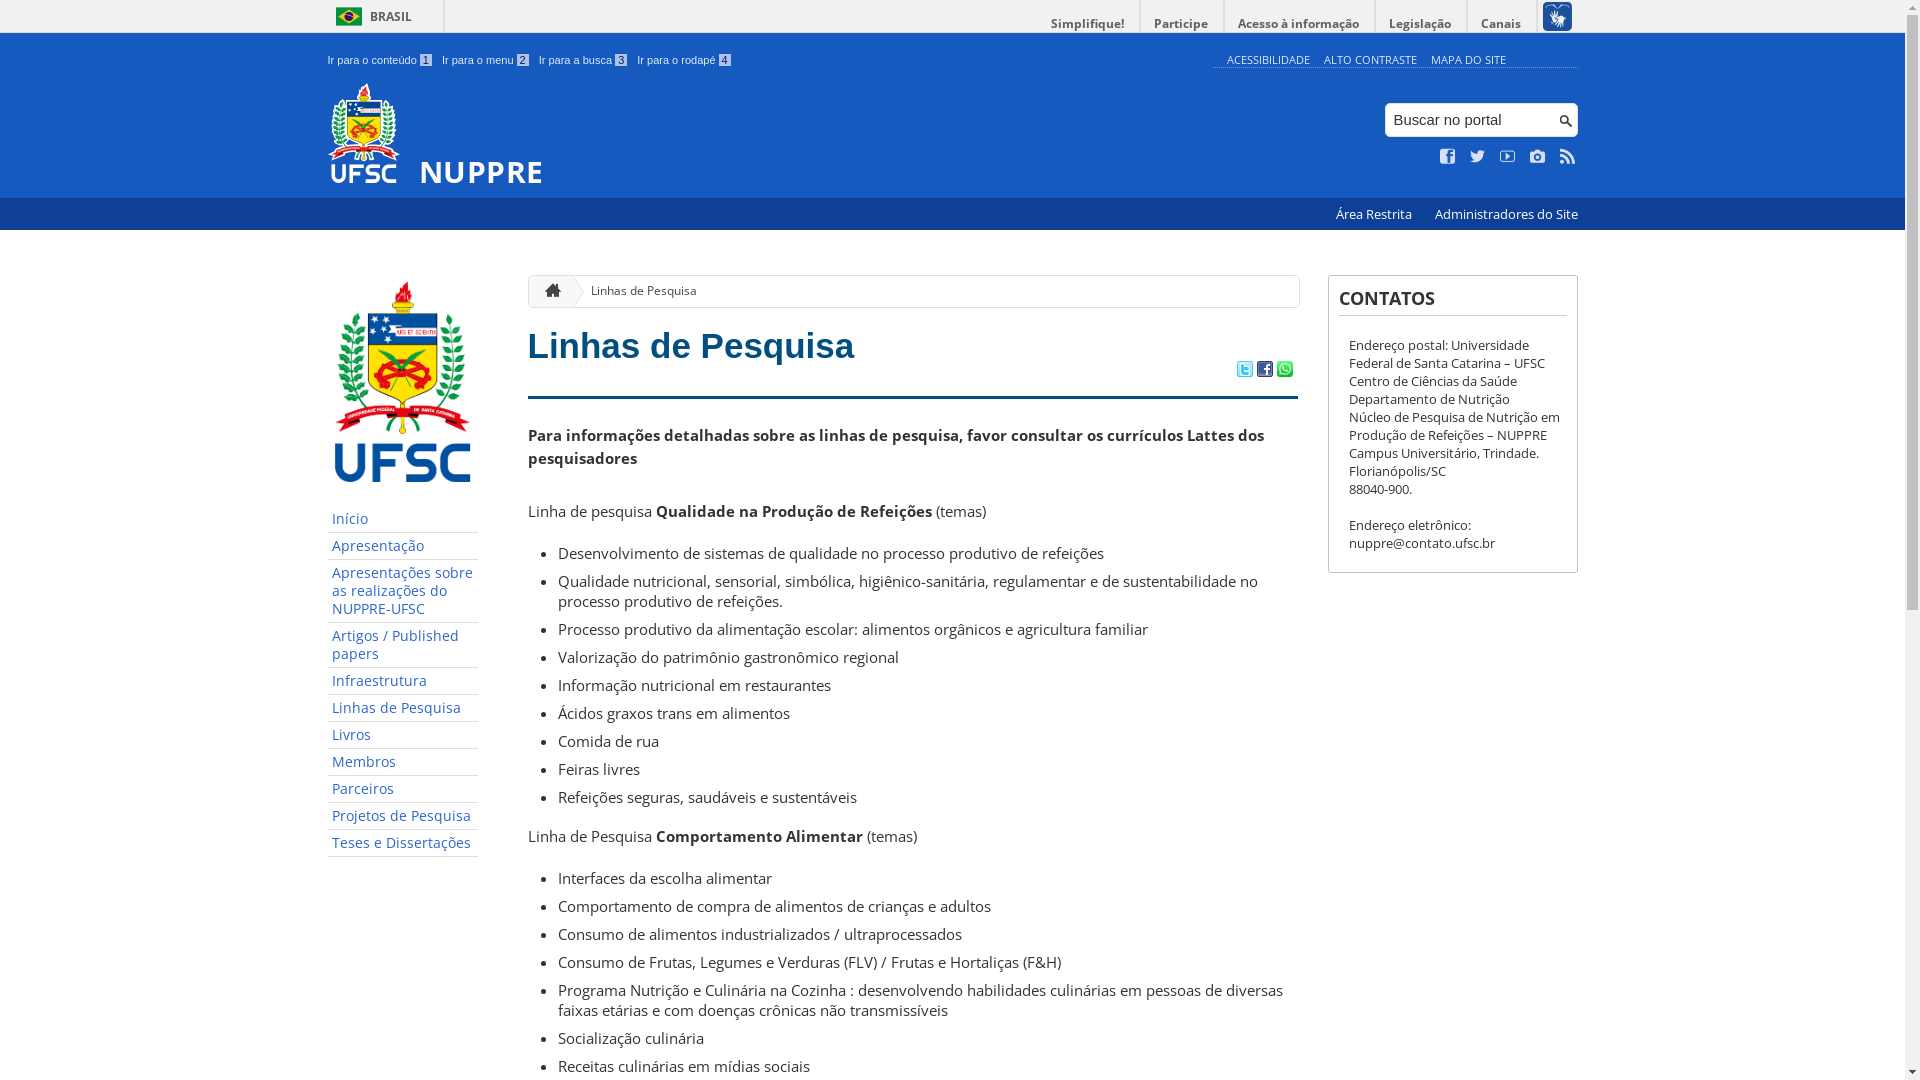 The width and height of the screenshot is (1920, 1080). I want to click on 'Ir para a busca 3', so click(582, 59).